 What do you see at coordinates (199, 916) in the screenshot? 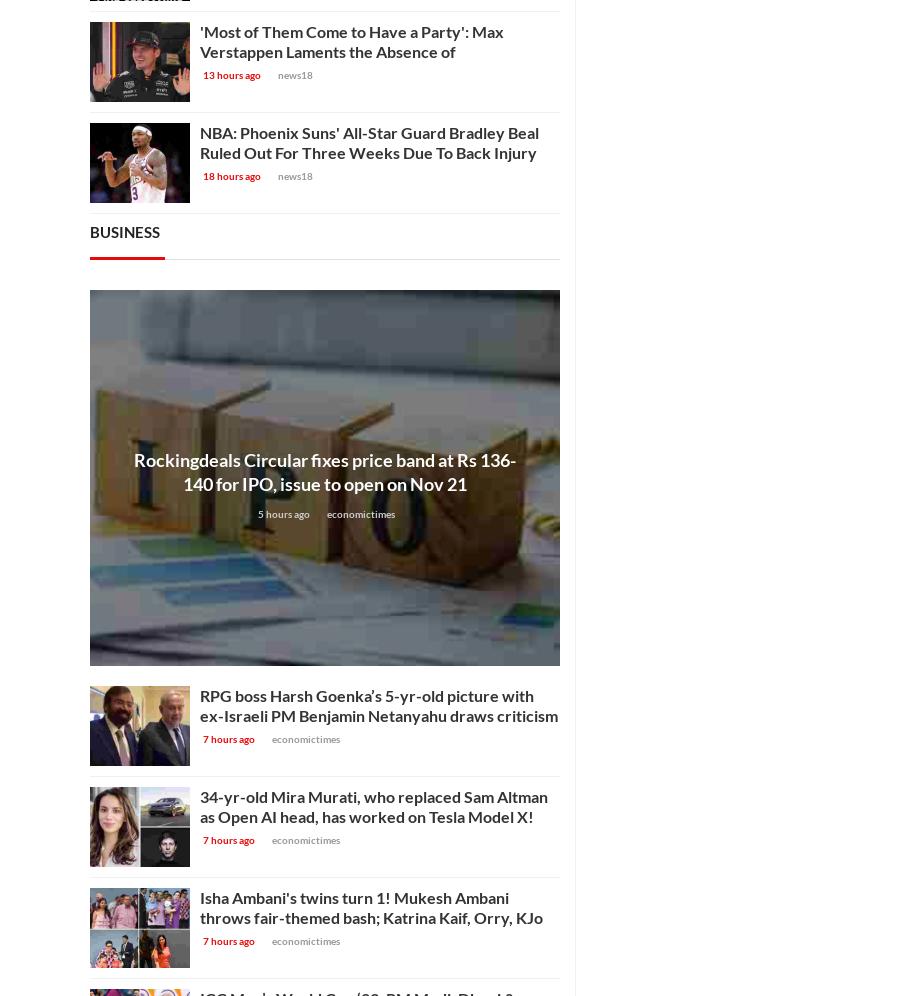
I see `'Isha Ambani's twins turn 1! Mukesh Ambani throws fair-themed bash; Katrina Kaif, Orry, KJo attend'` at bounding box center [199, 916].